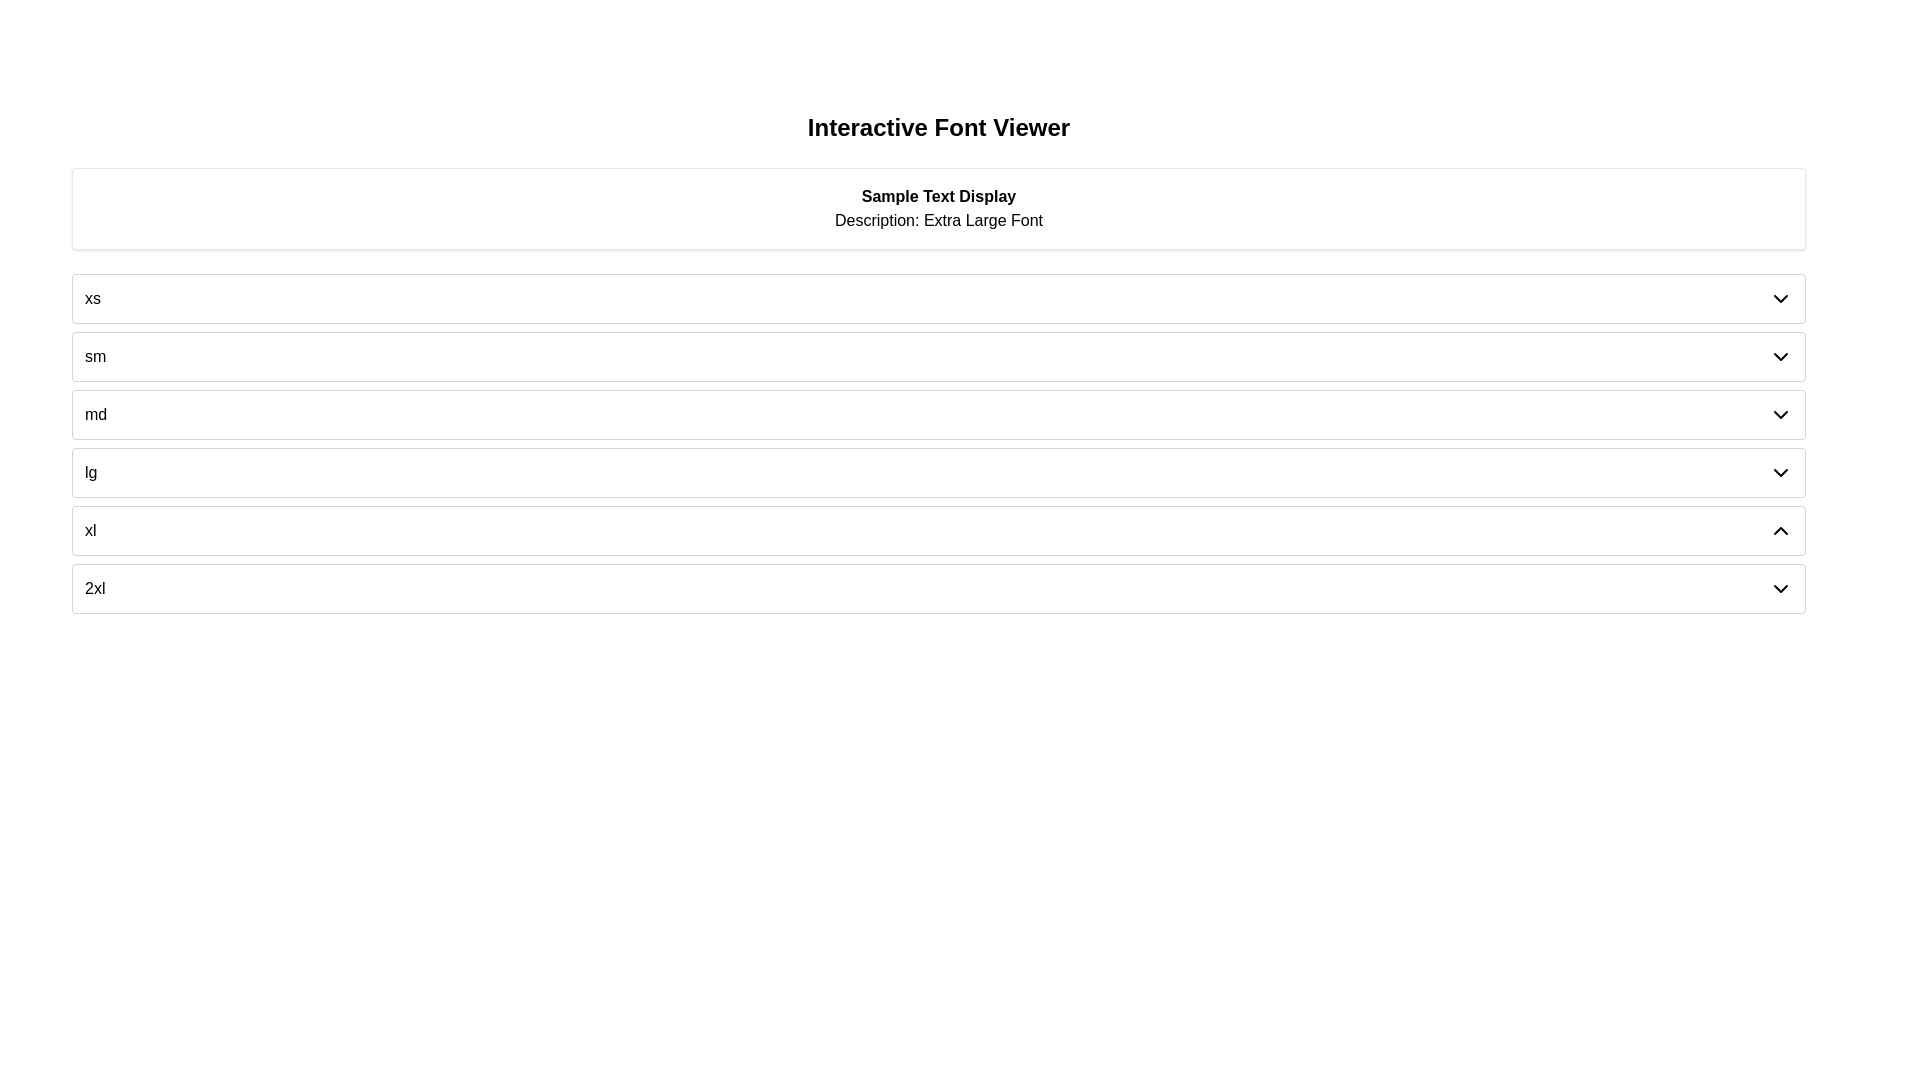 This screenshot has width=1920, height=1080. I want to click on text content of the Text label element displaying 'xs', located at the left edge of the first row in a vertically stacked list interface, so click(91, 299).